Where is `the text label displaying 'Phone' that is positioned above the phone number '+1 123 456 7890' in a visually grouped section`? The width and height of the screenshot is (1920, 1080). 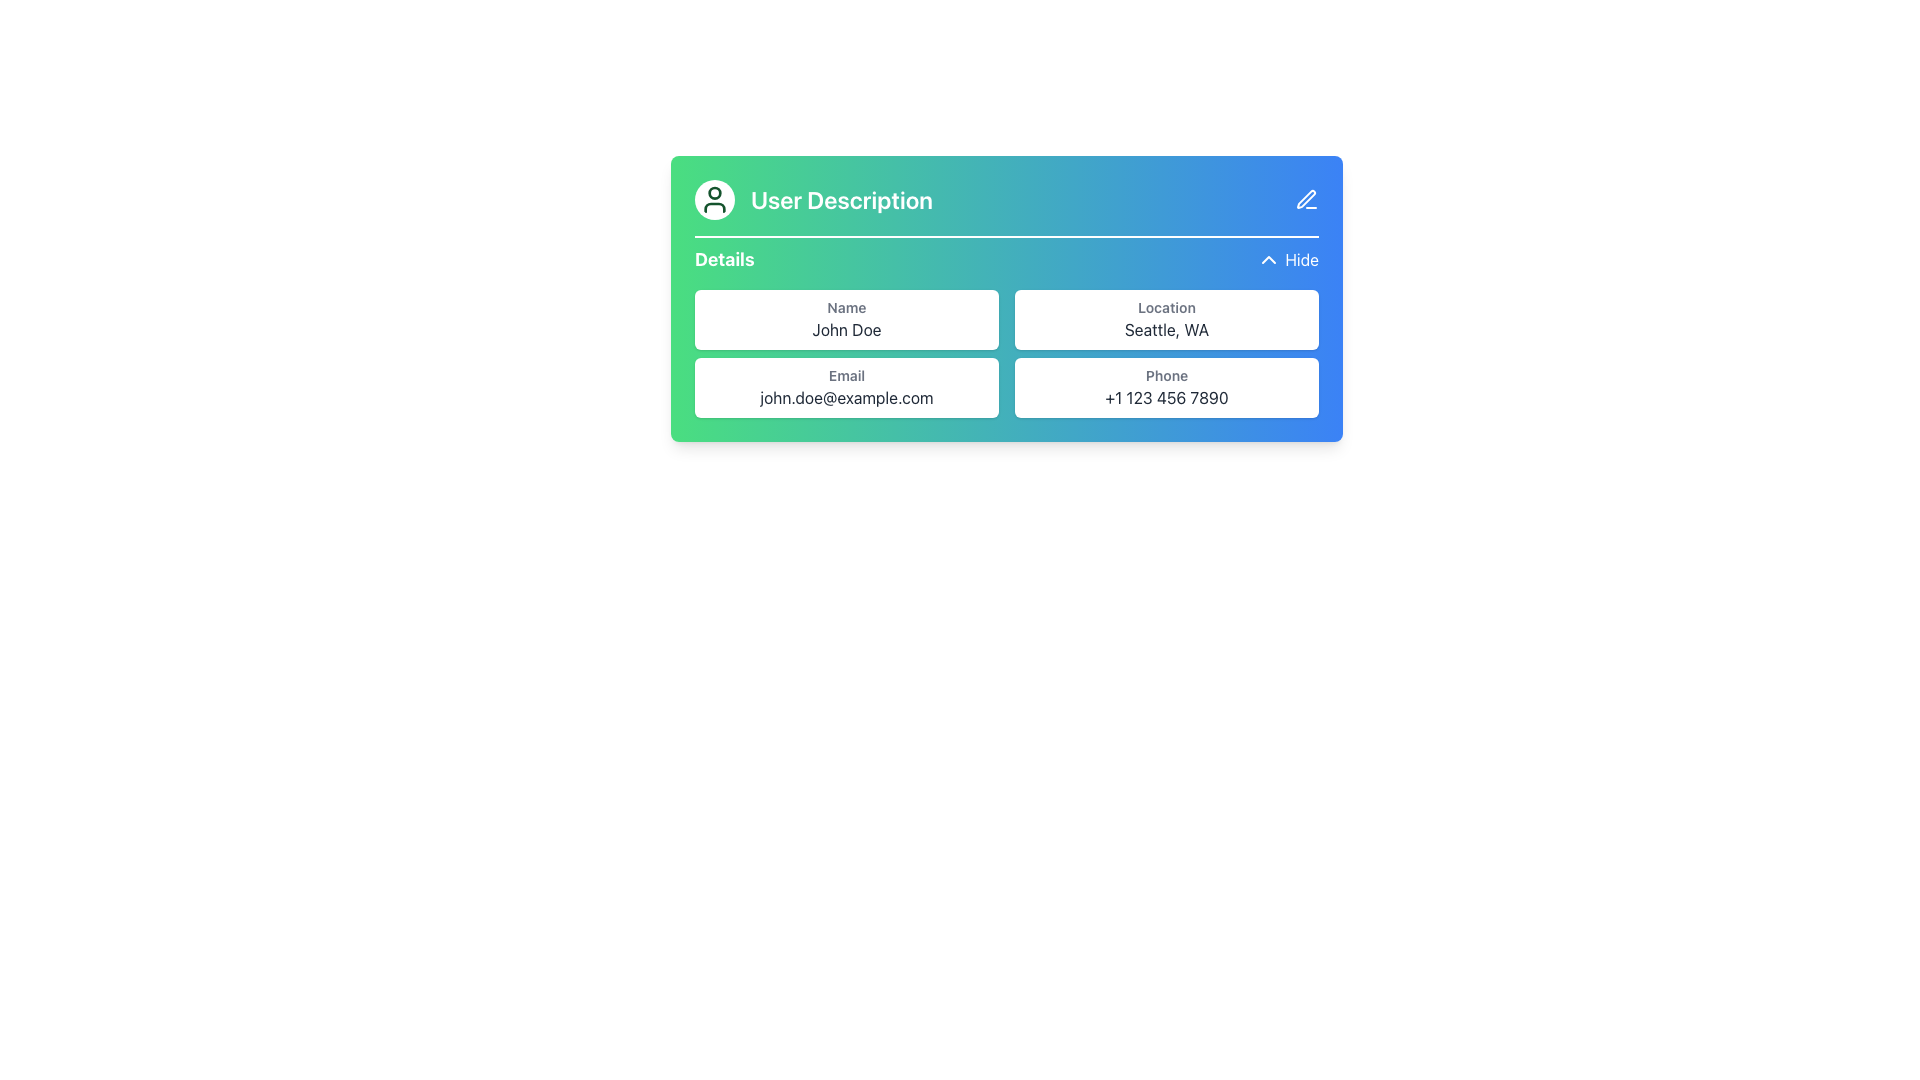 the text label displaying 'Phone' that is positioned above the phone number '+1 123 456 7890' in a visually grouped section is located at coordinates (1166, 375).